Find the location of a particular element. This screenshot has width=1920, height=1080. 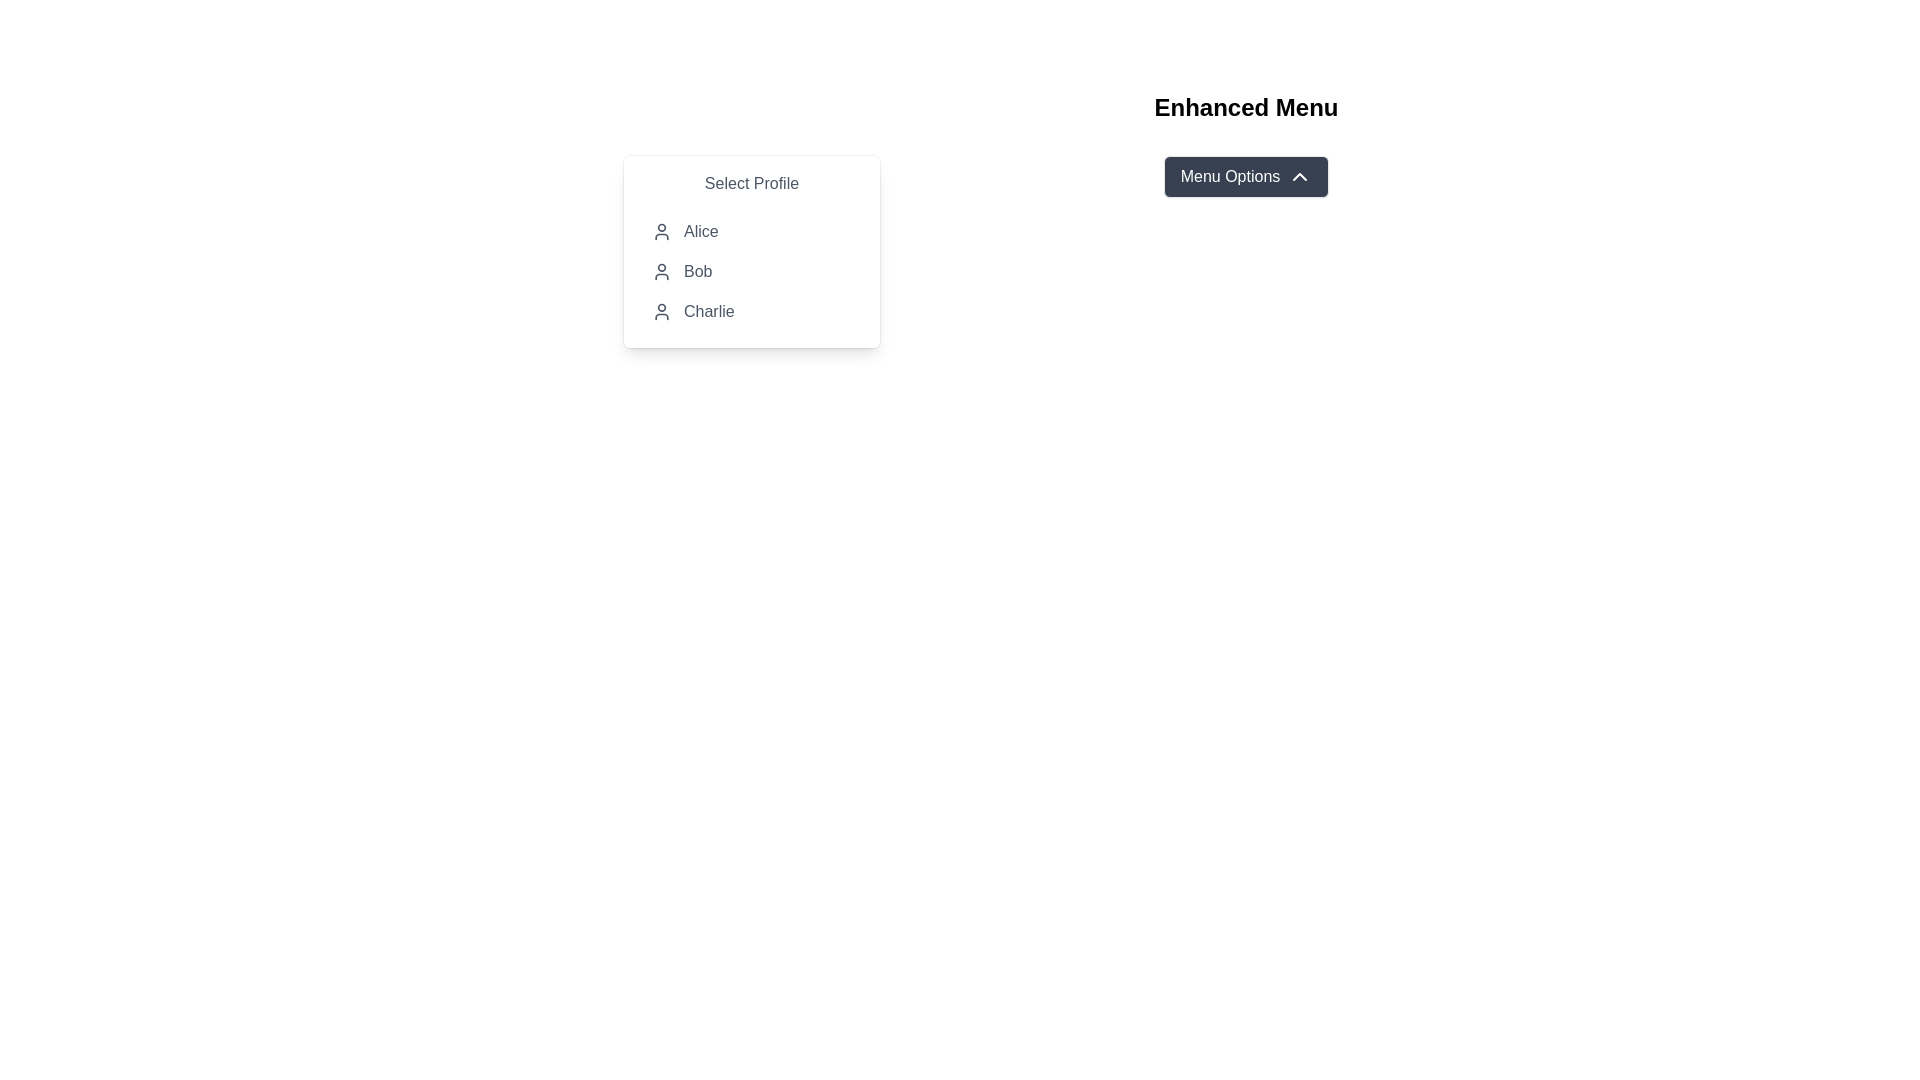

the text label with the content 'Enhanced Menu', which is styled in bold and serves as the prominent title at the top of the layout is located at coordinates (1245, 108).